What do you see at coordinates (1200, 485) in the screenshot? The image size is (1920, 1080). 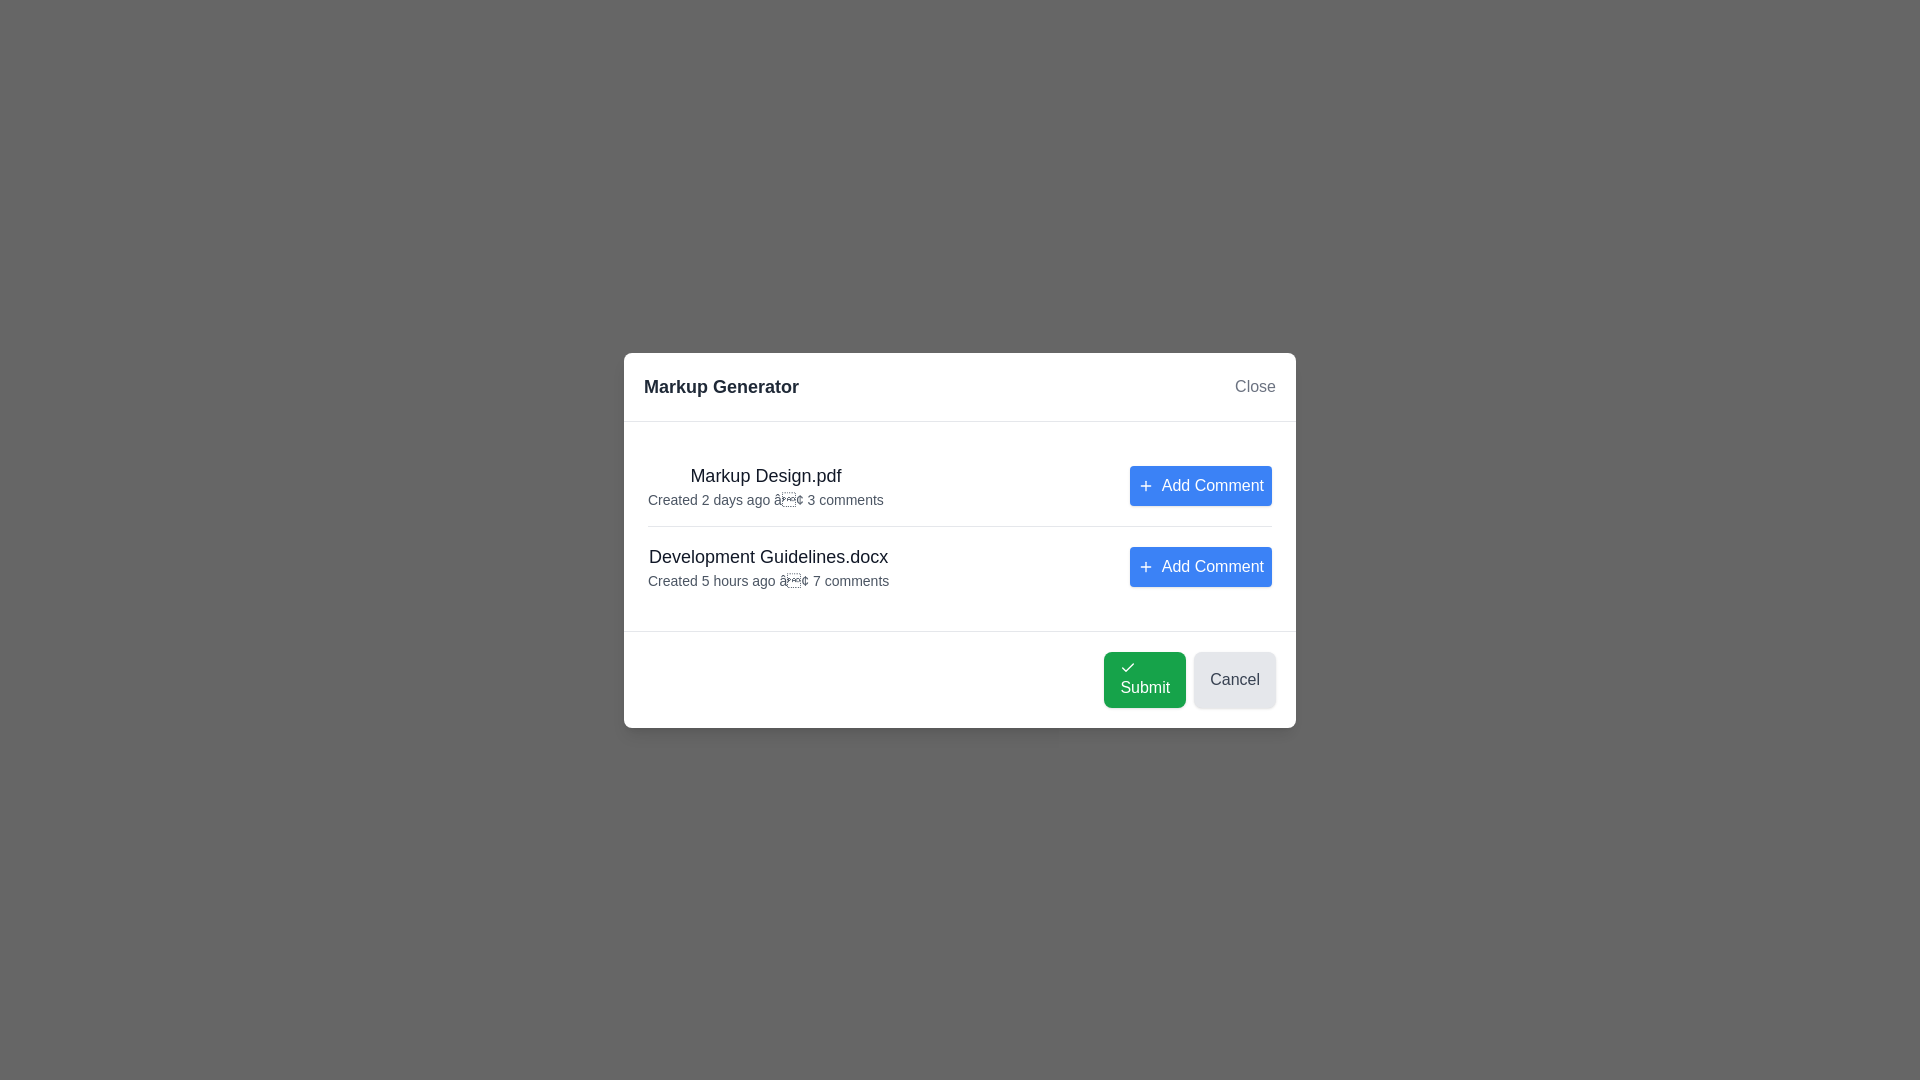 I see `the 'Add Comment' button for the file 'Markup Design.pdf'` at bounding box center [1200, 485].